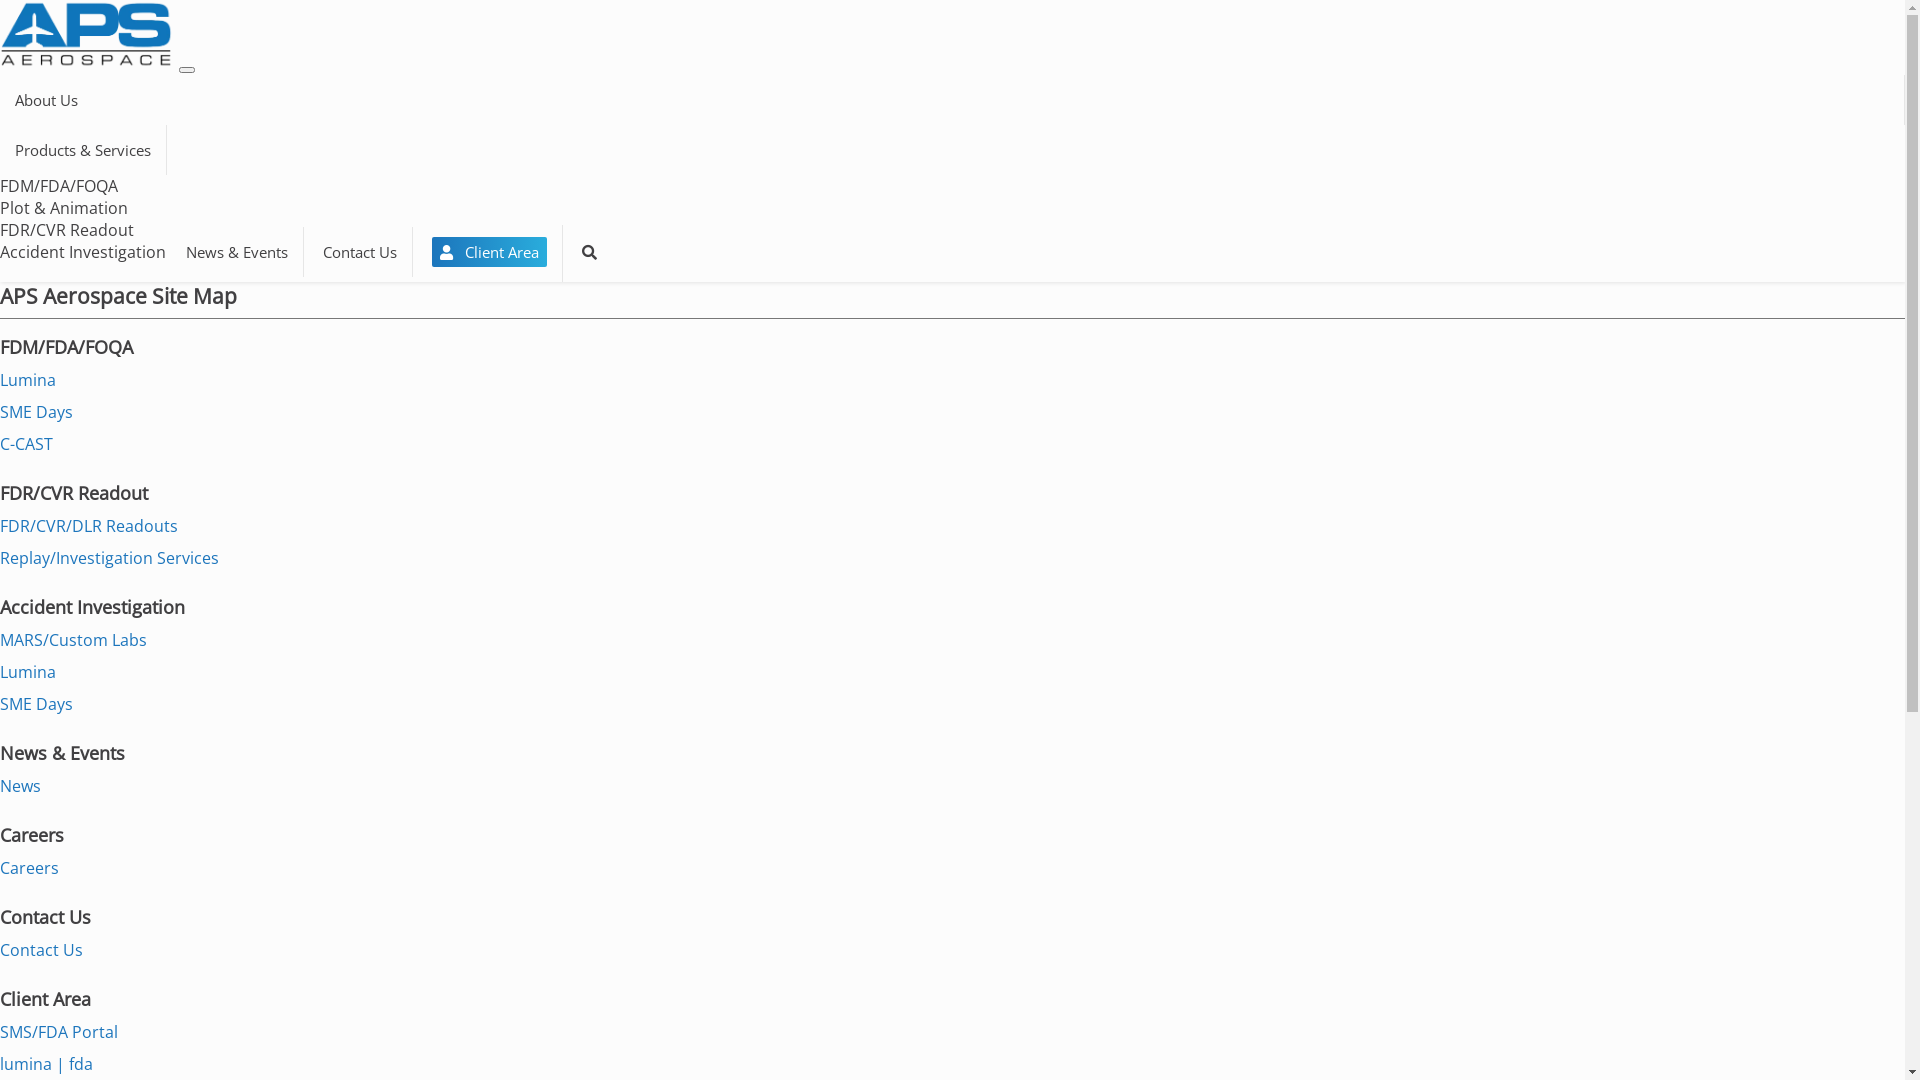  What do you see at coordinates (237, 250) in the screenshot?
I see `'News & Events'` at bounding box center [237, 250].